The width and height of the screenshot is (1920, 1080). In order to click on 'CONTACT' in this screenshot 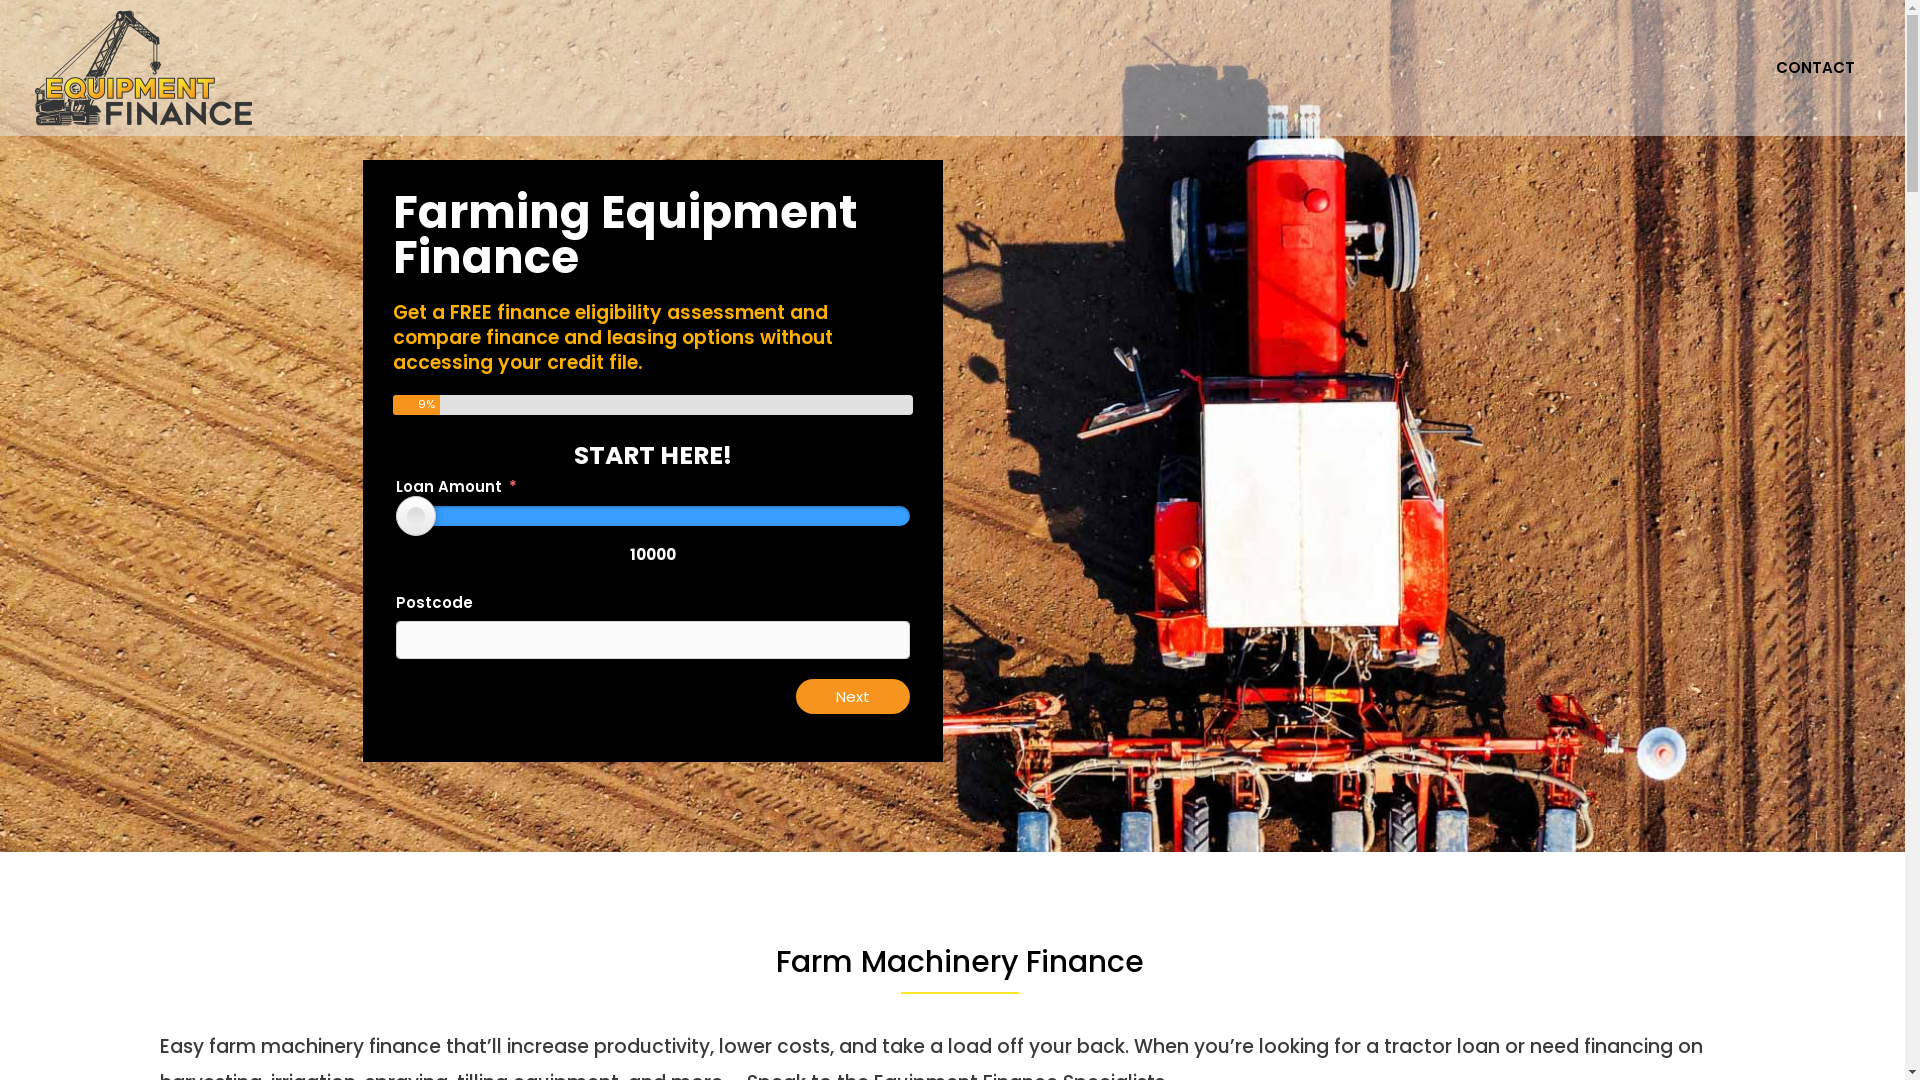, I will do `click(1815, 67)`.